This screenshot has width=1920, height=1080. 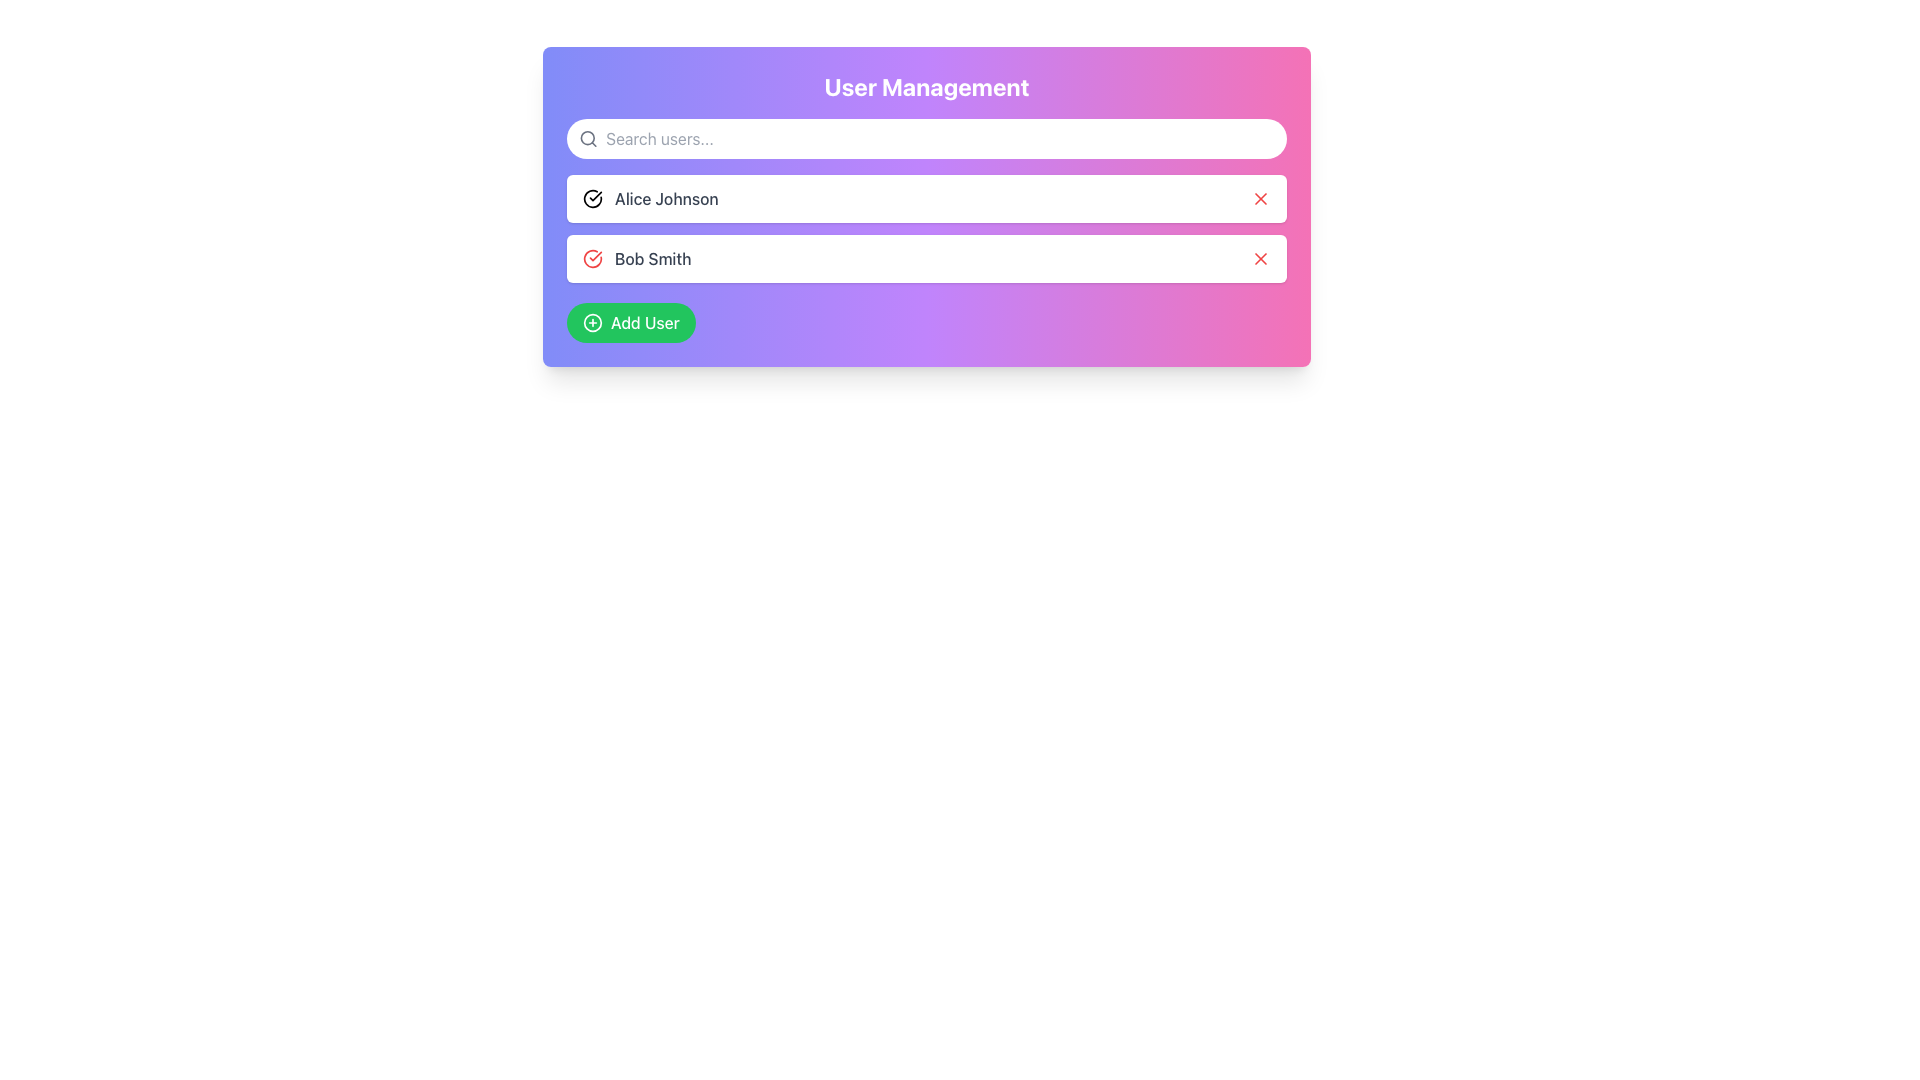 What do you see at coordinates (1260, 257) in the screenshot?
I see `the X-shaped icon button located on the right side of the row for user 'Bob Smith' in the 'User Management' interface` at bounding box center [1260, 257].